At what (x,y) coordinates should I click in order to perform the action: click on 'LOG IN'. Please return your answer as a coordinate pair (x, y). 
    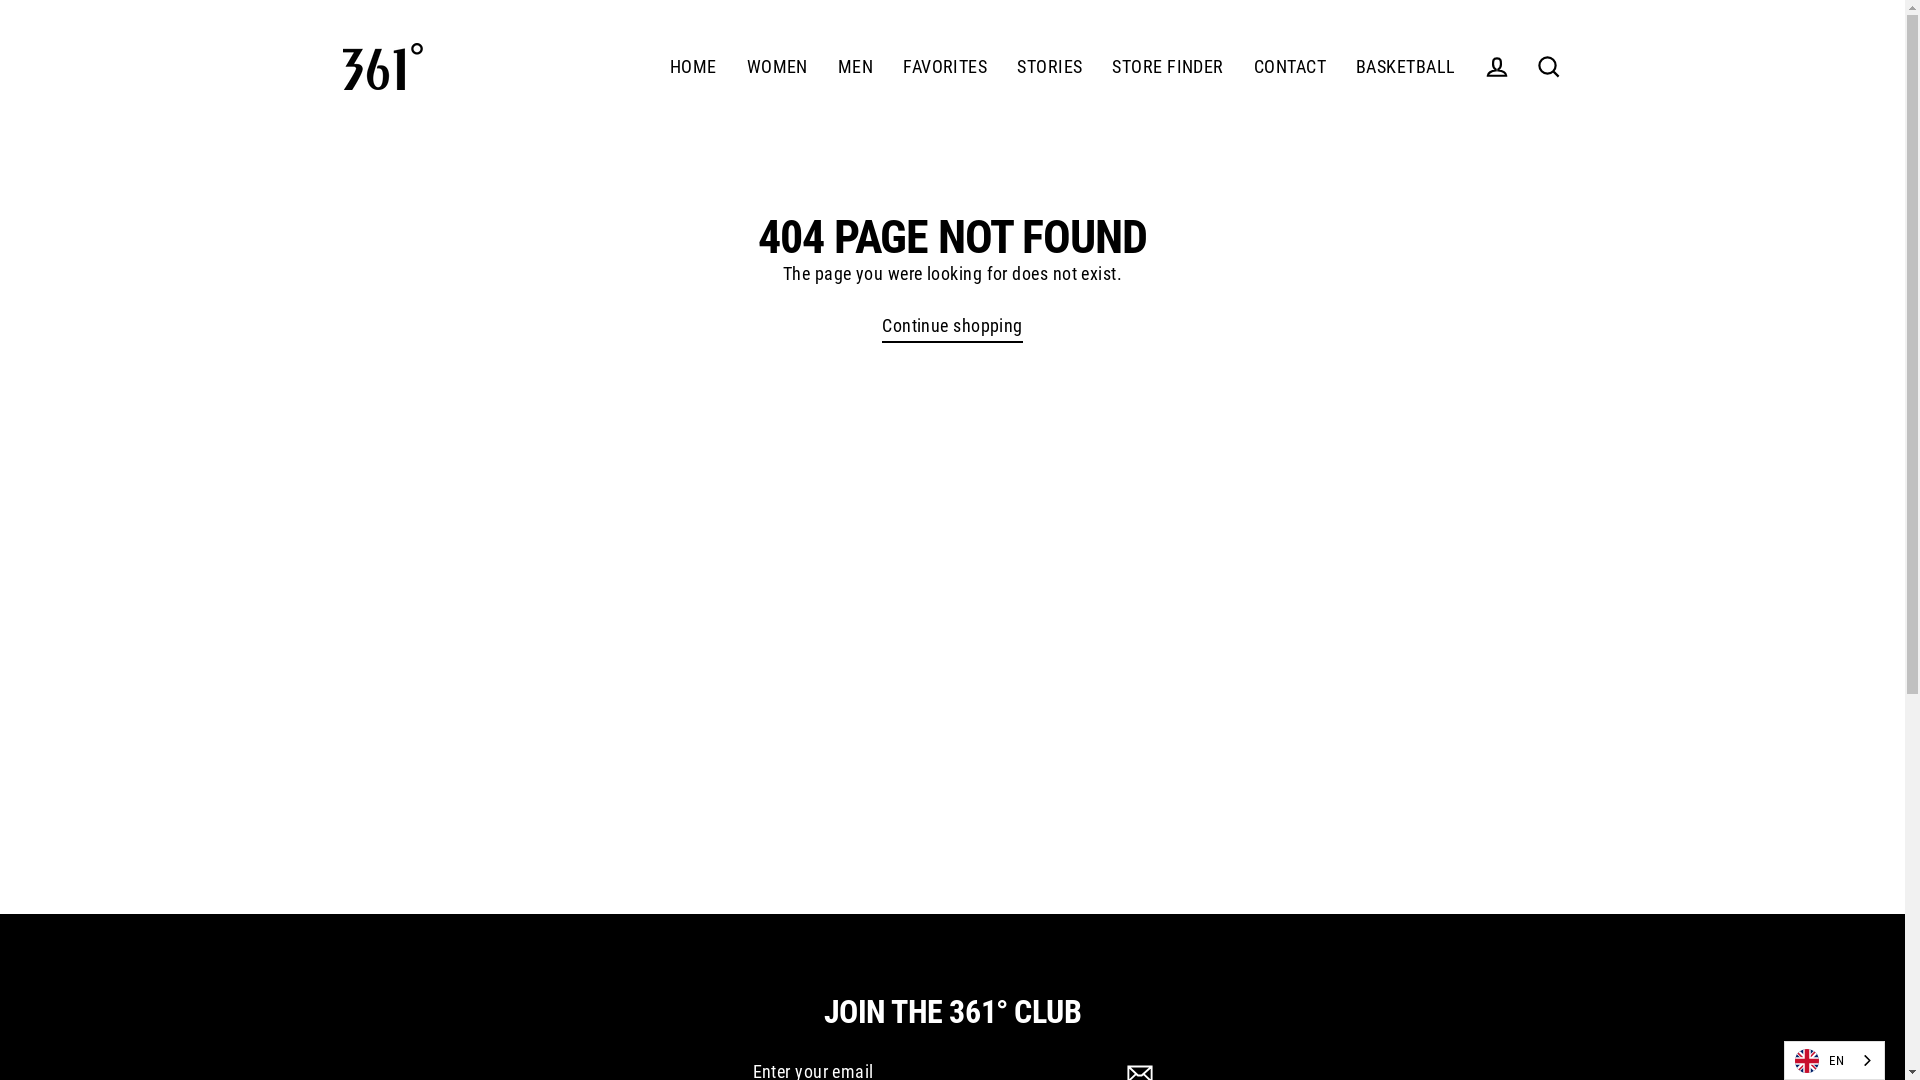
    Looking at the image, I should click on (1496, 65).